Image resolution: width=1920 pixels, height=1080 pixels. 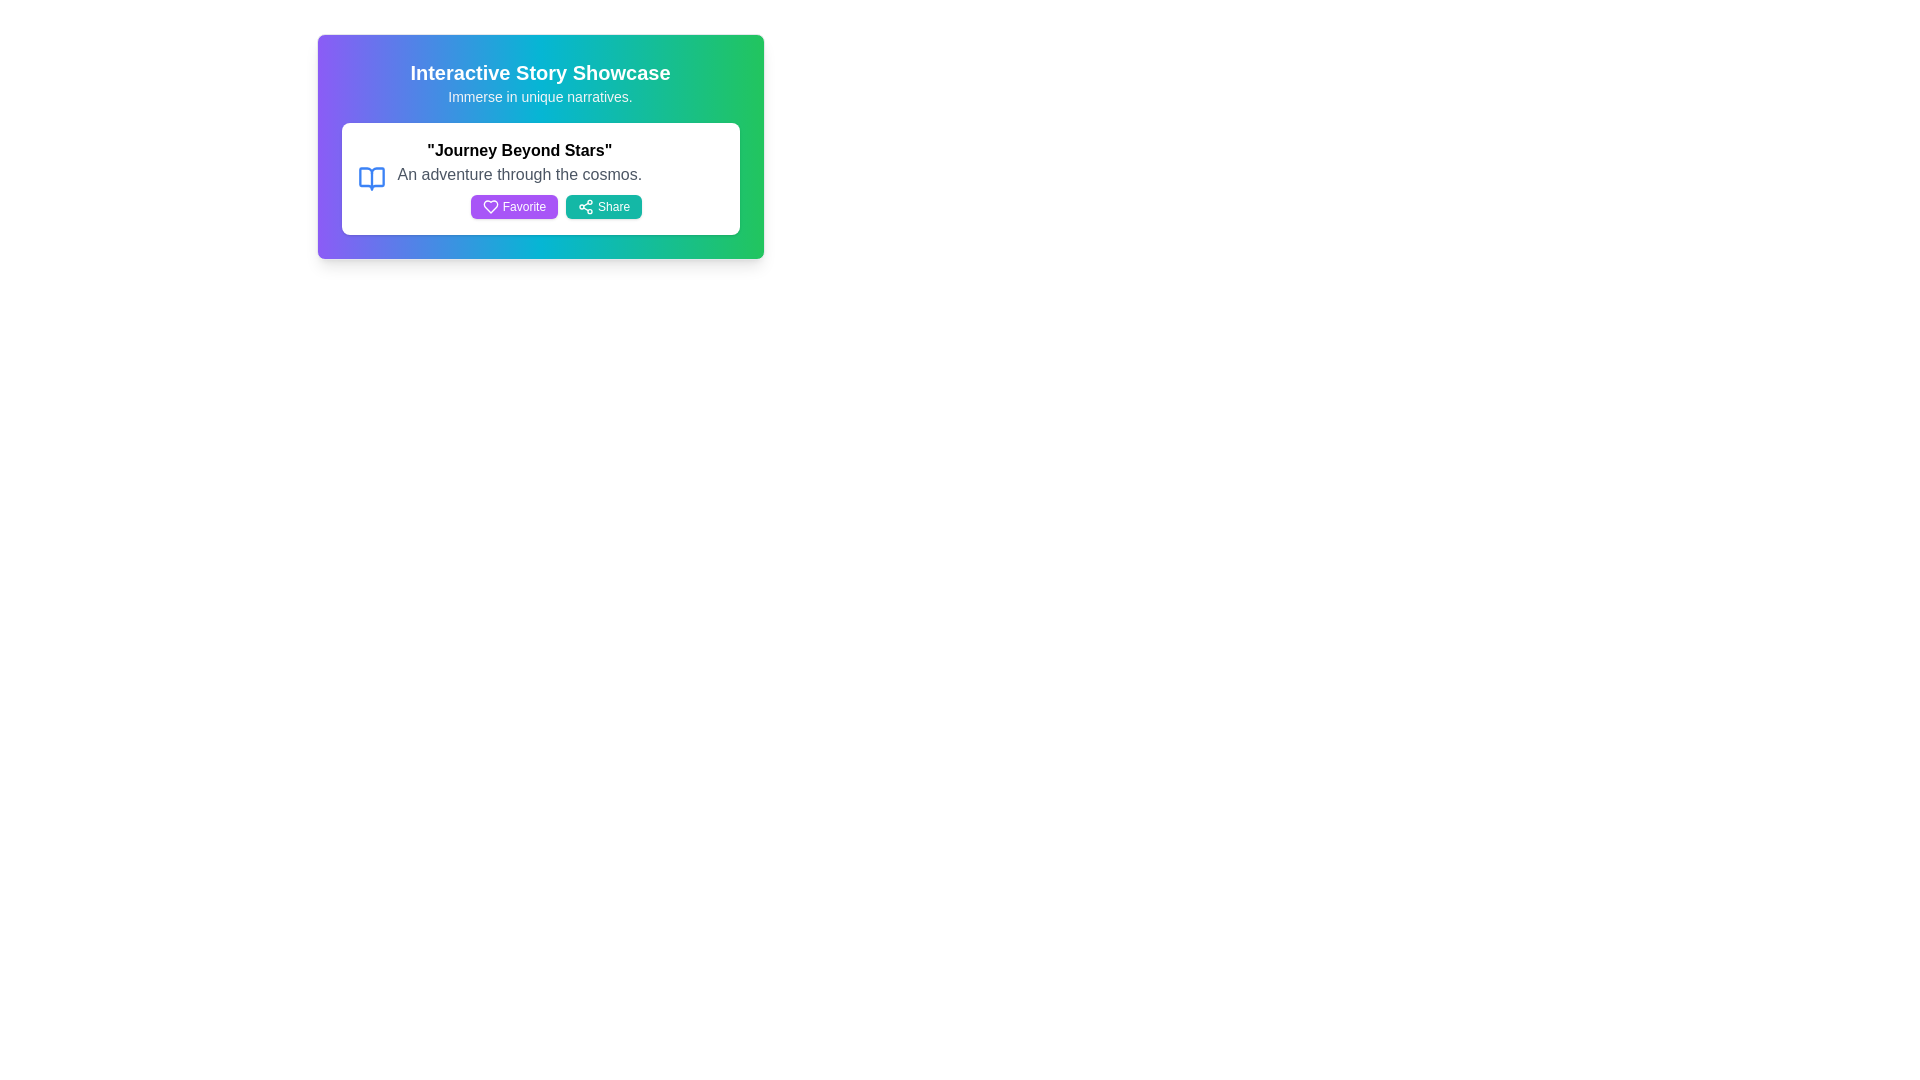 I want to click on the appearance of the 'Favorite' icon located within the rounded rectangular button in the lower-middle section of the main card component, so click(x=490, y=207).